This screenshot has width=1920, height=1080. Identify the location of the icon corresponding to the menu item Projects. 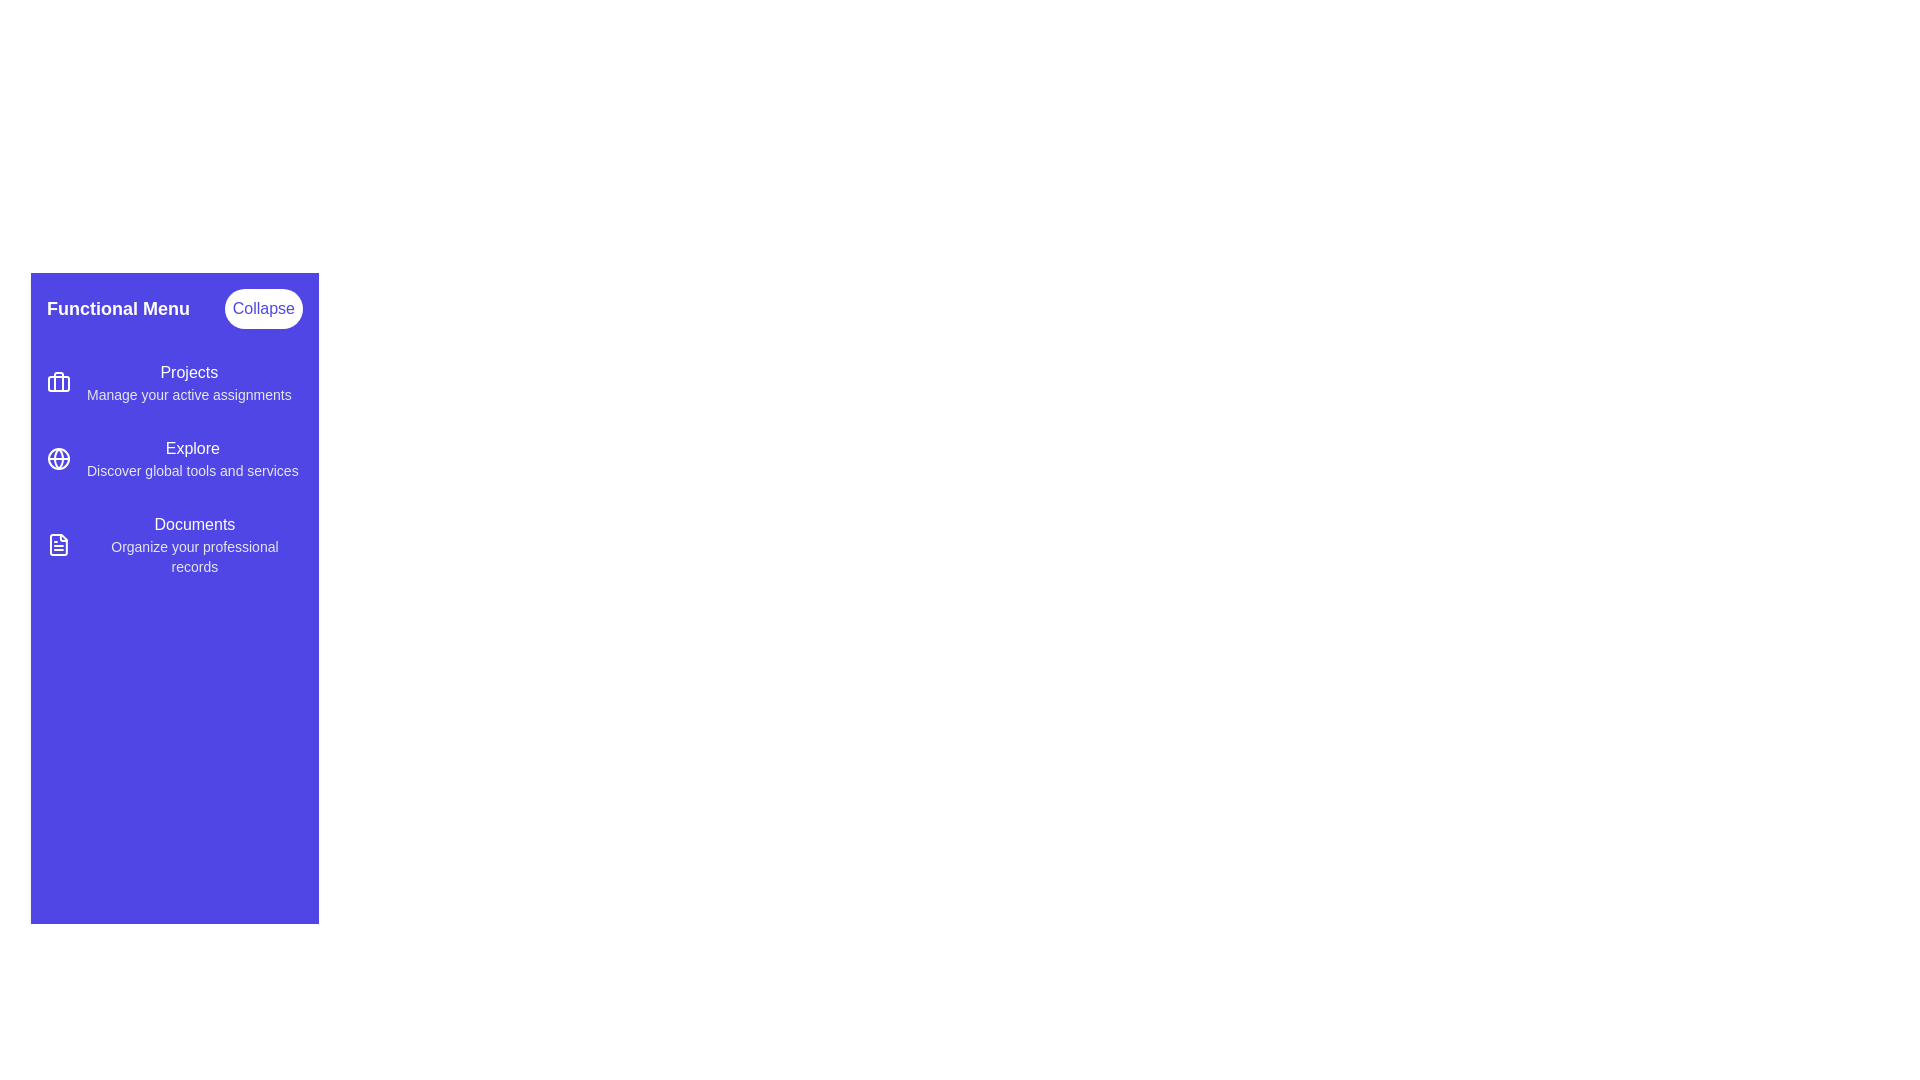
(58, 382).